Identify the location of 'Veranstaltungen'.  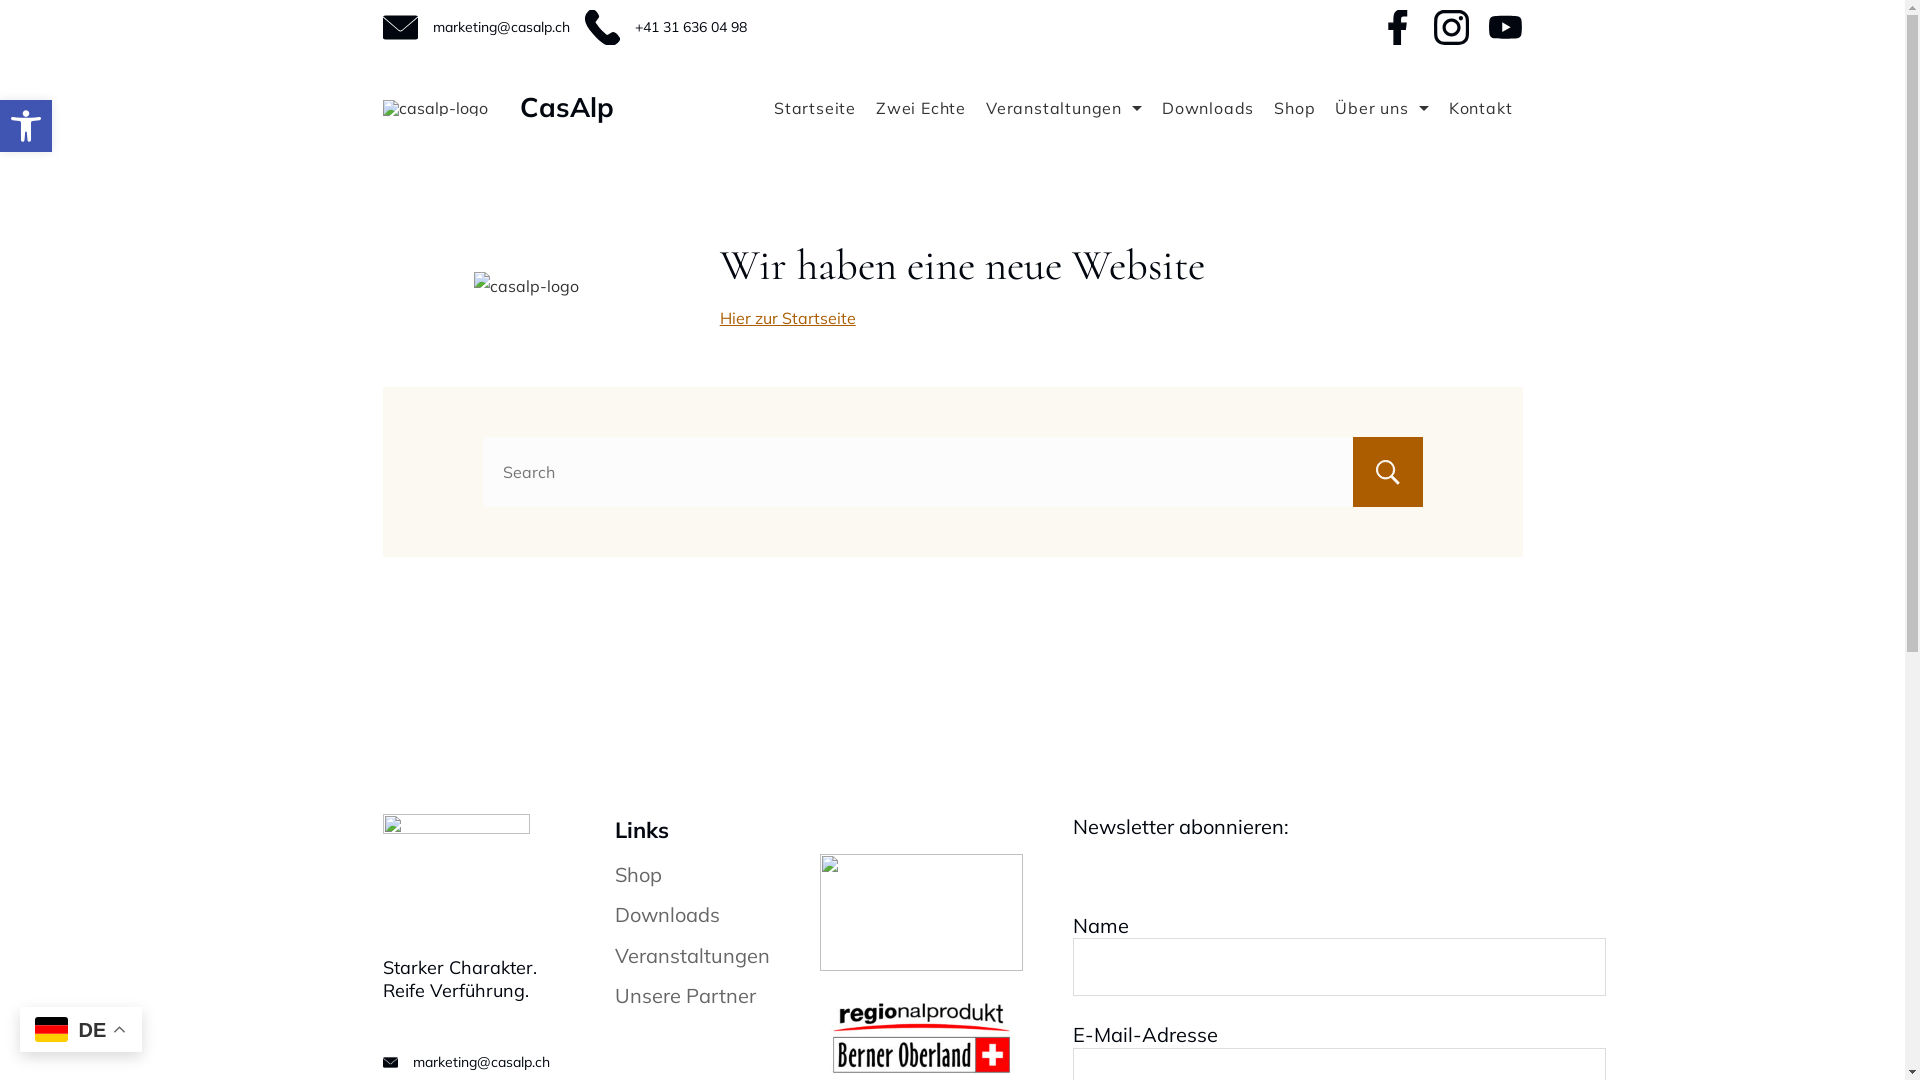
(691, 954).